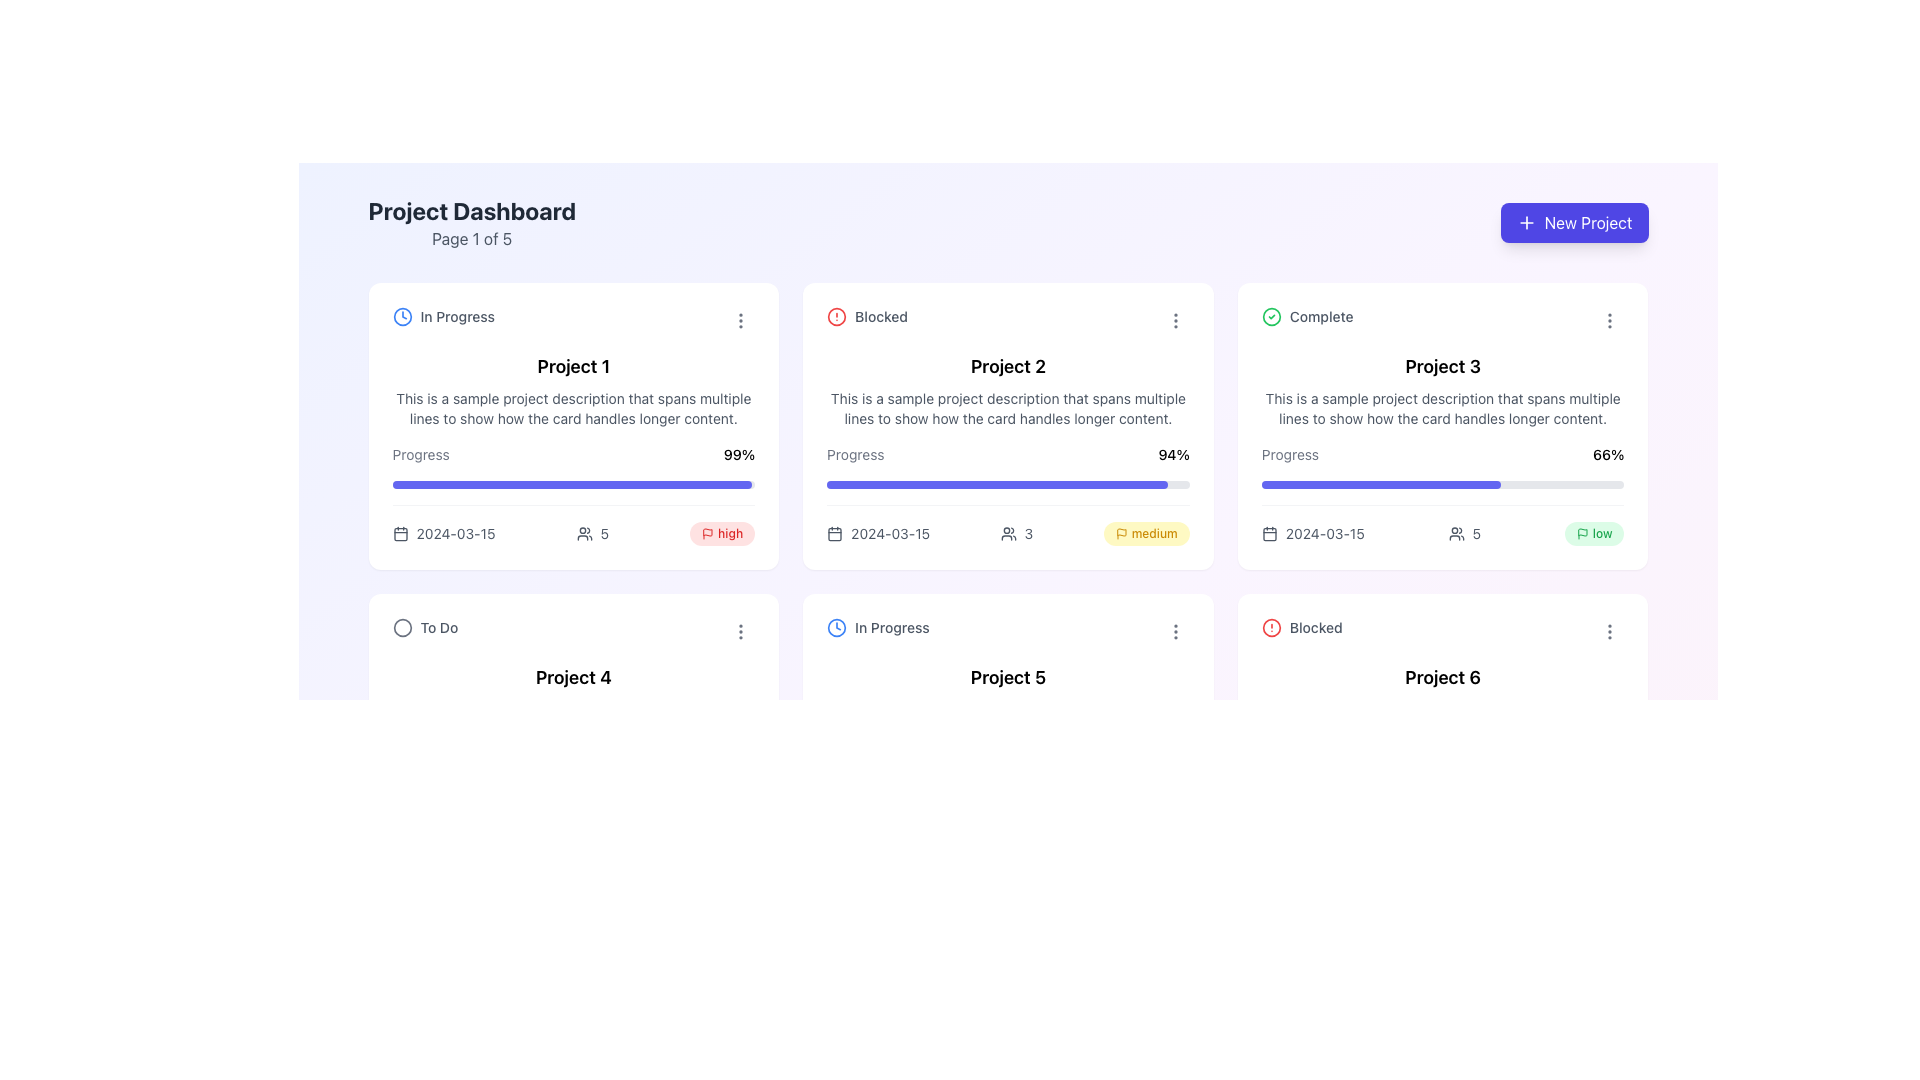  I want to click on the progress indicator that visually represents 99% completion within the 'Project 1' card located in the first row and first column, so click(570, 485).